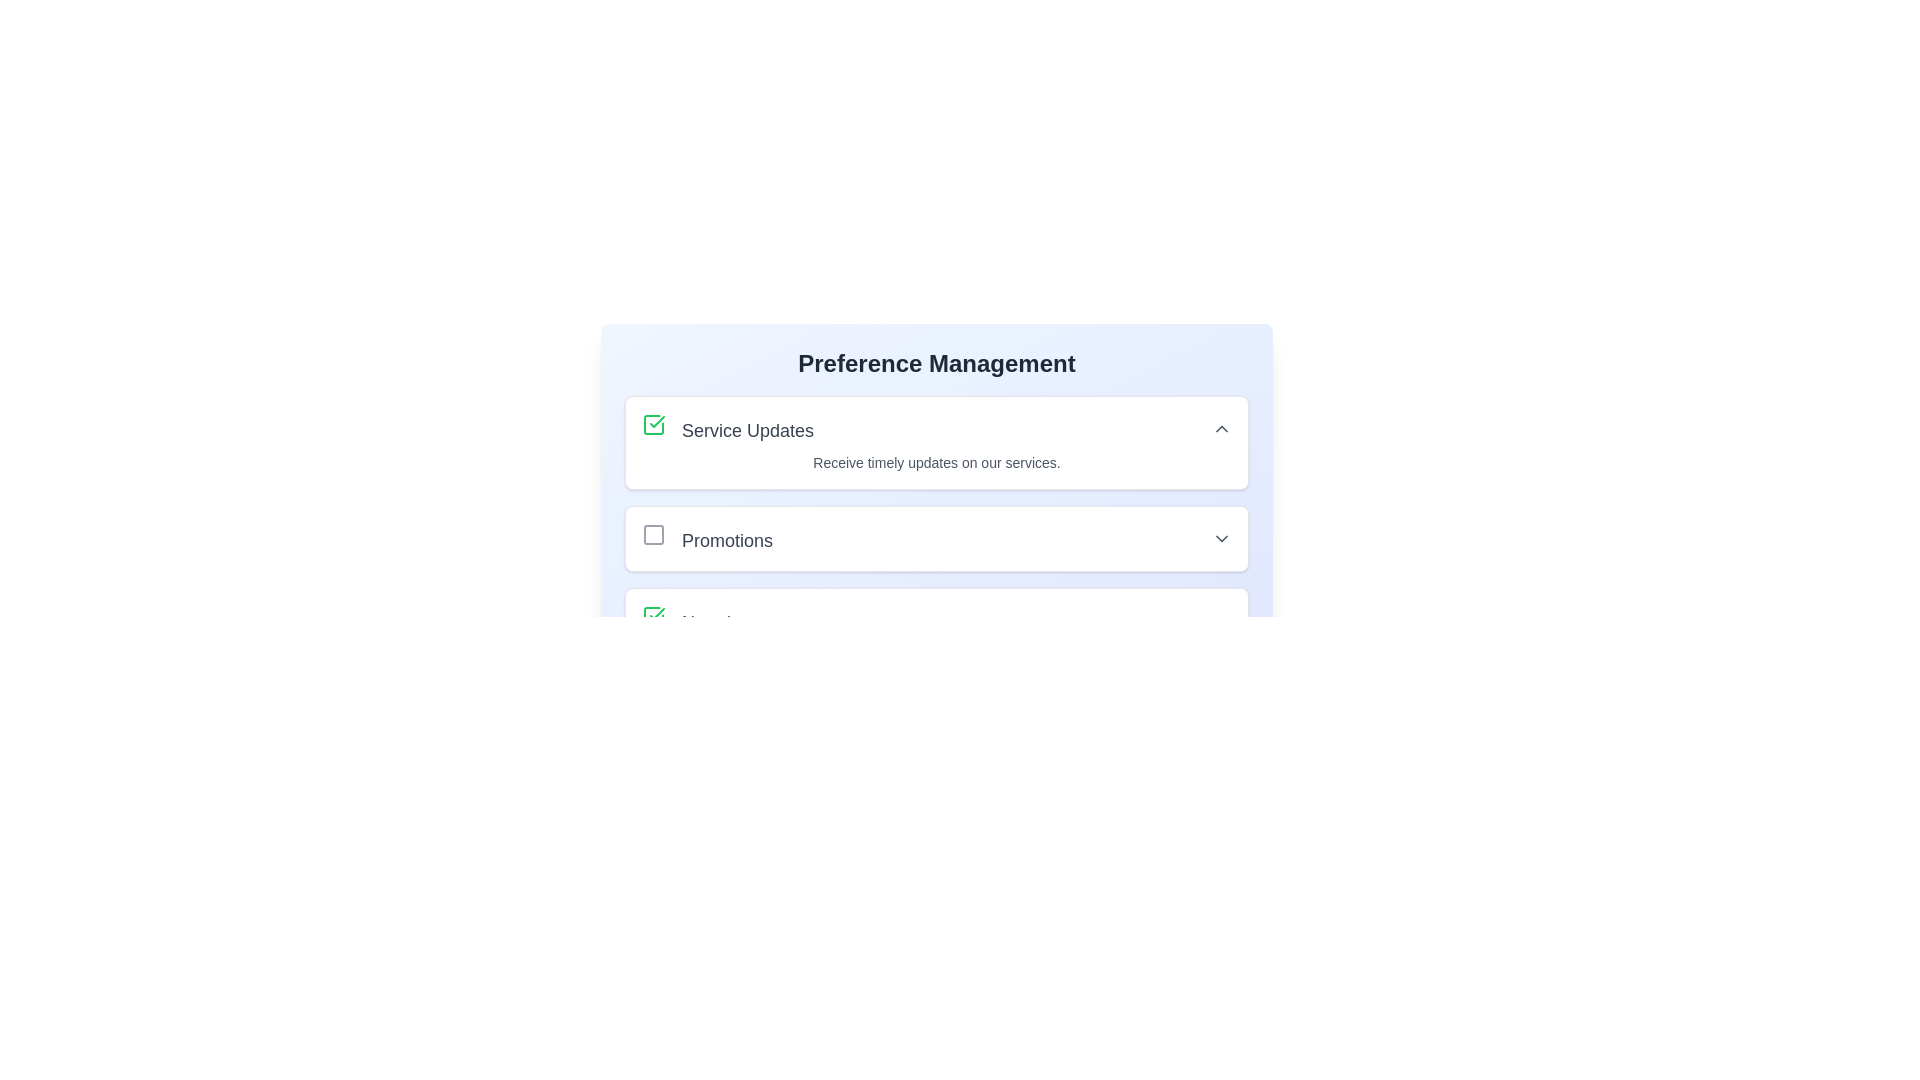  I want to click on the third Expandable List Item in the 'Service Updates' and 'Promotions' section, so click(935, 620).